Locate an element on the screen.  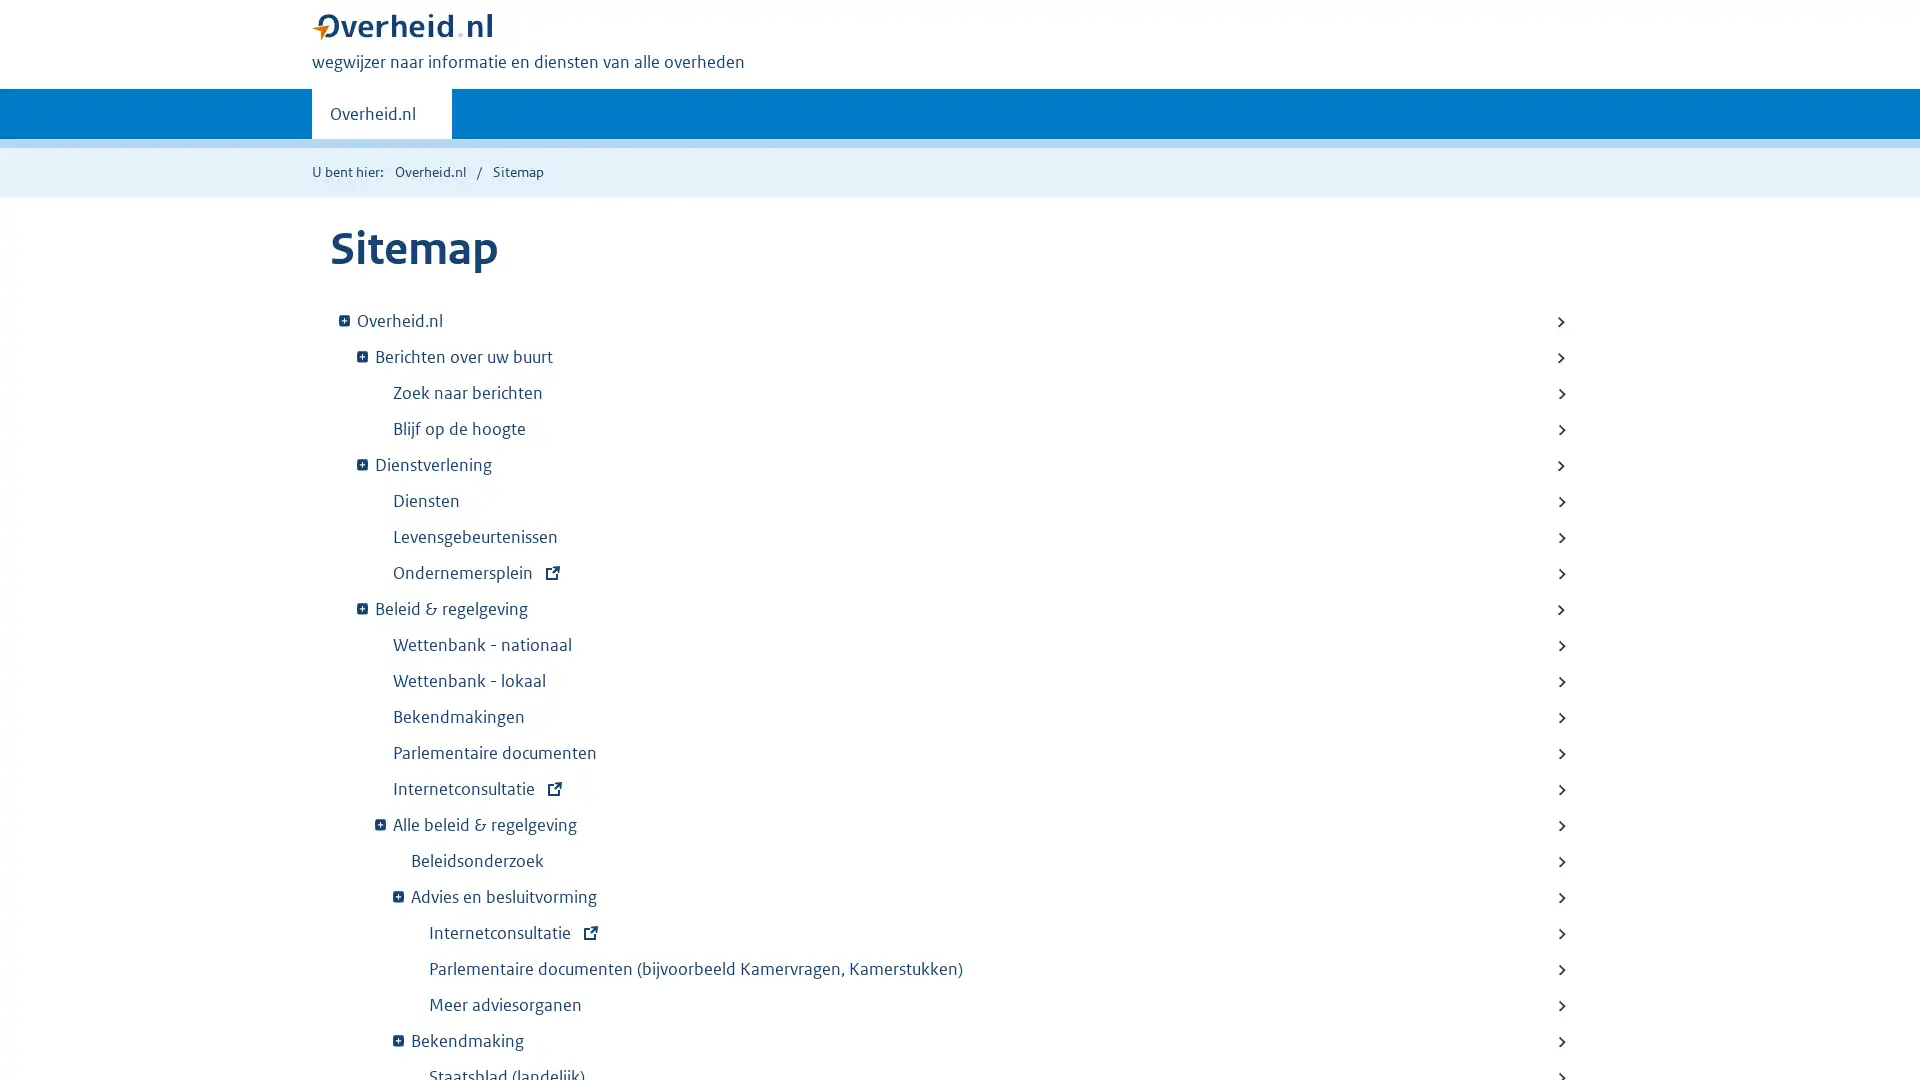
Verberg onderliggende is located at coordinates (398, 1038).